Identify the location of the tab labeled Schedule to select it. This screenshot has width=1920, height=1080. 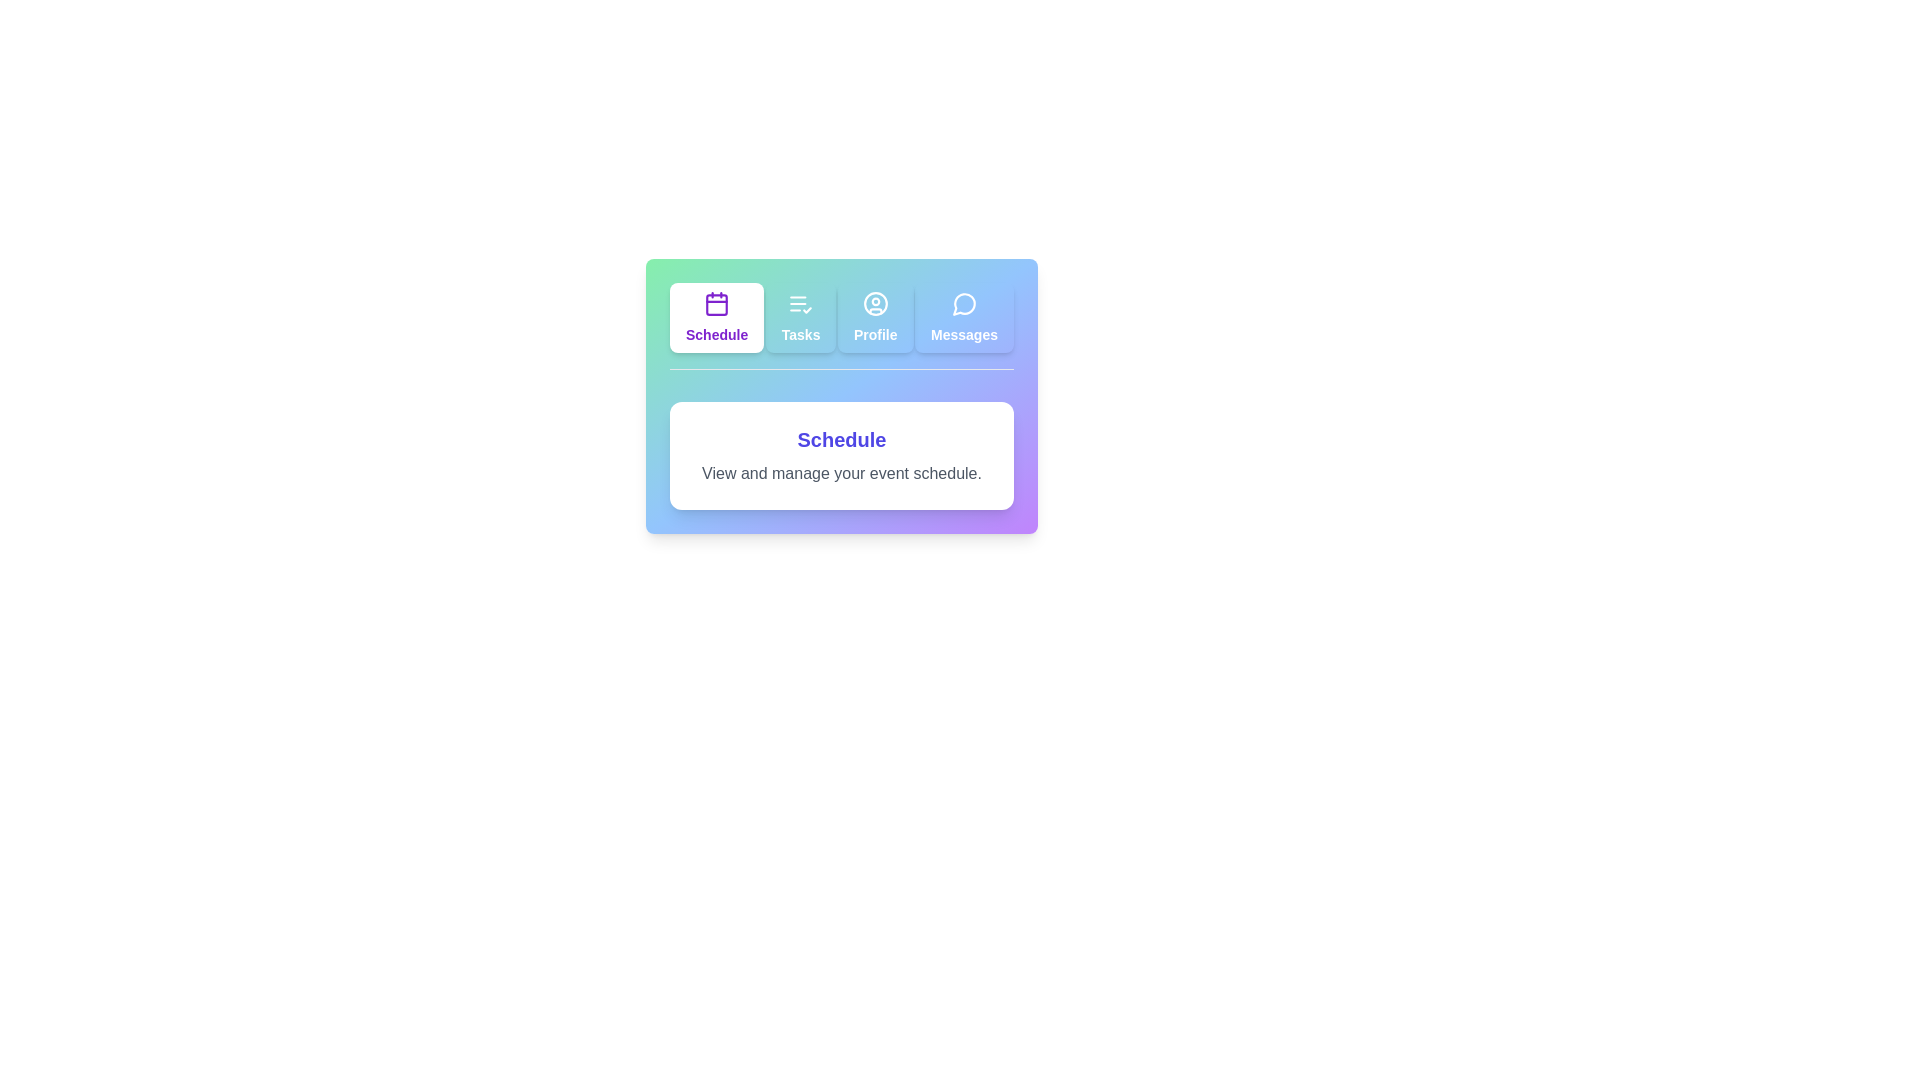
(717, 316).